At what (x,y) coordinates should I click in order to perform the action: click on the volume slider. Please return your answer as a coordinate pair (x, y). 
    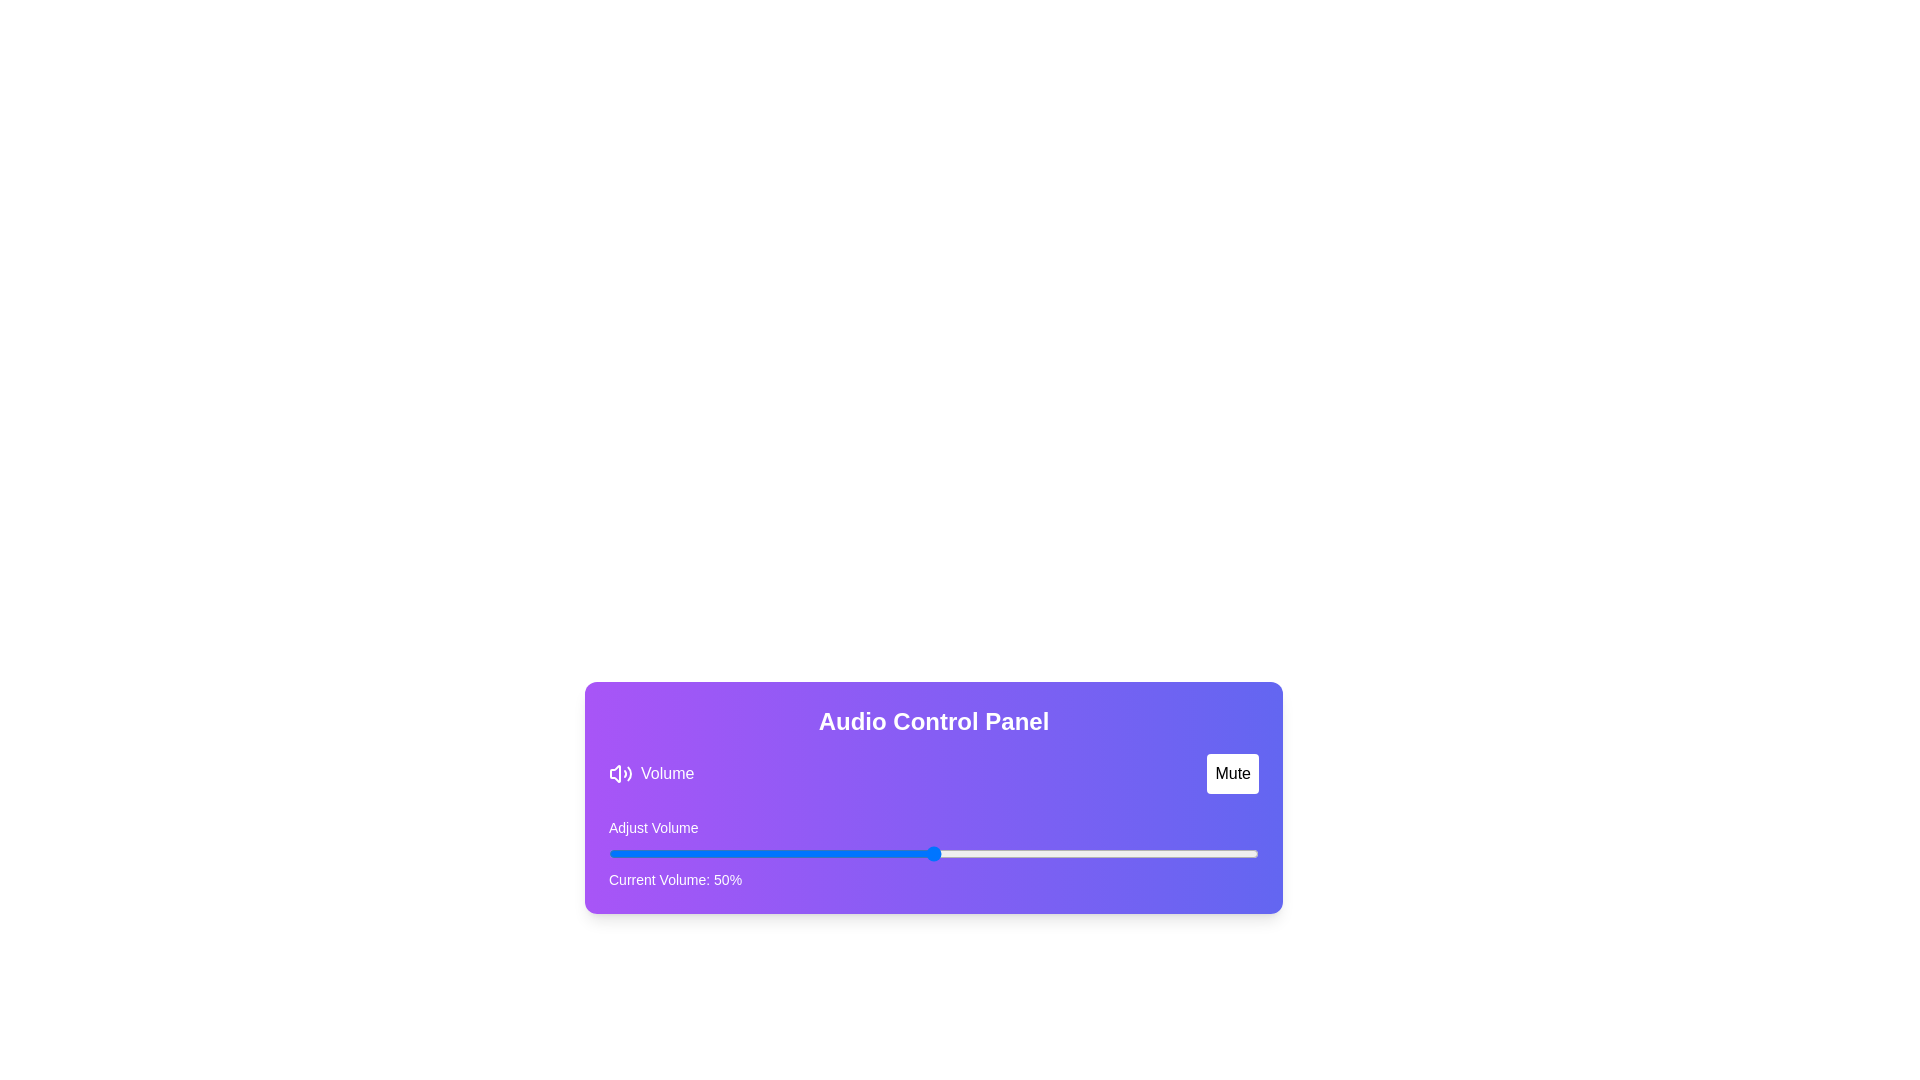
    Looking at the image, I should click on (627, 853).